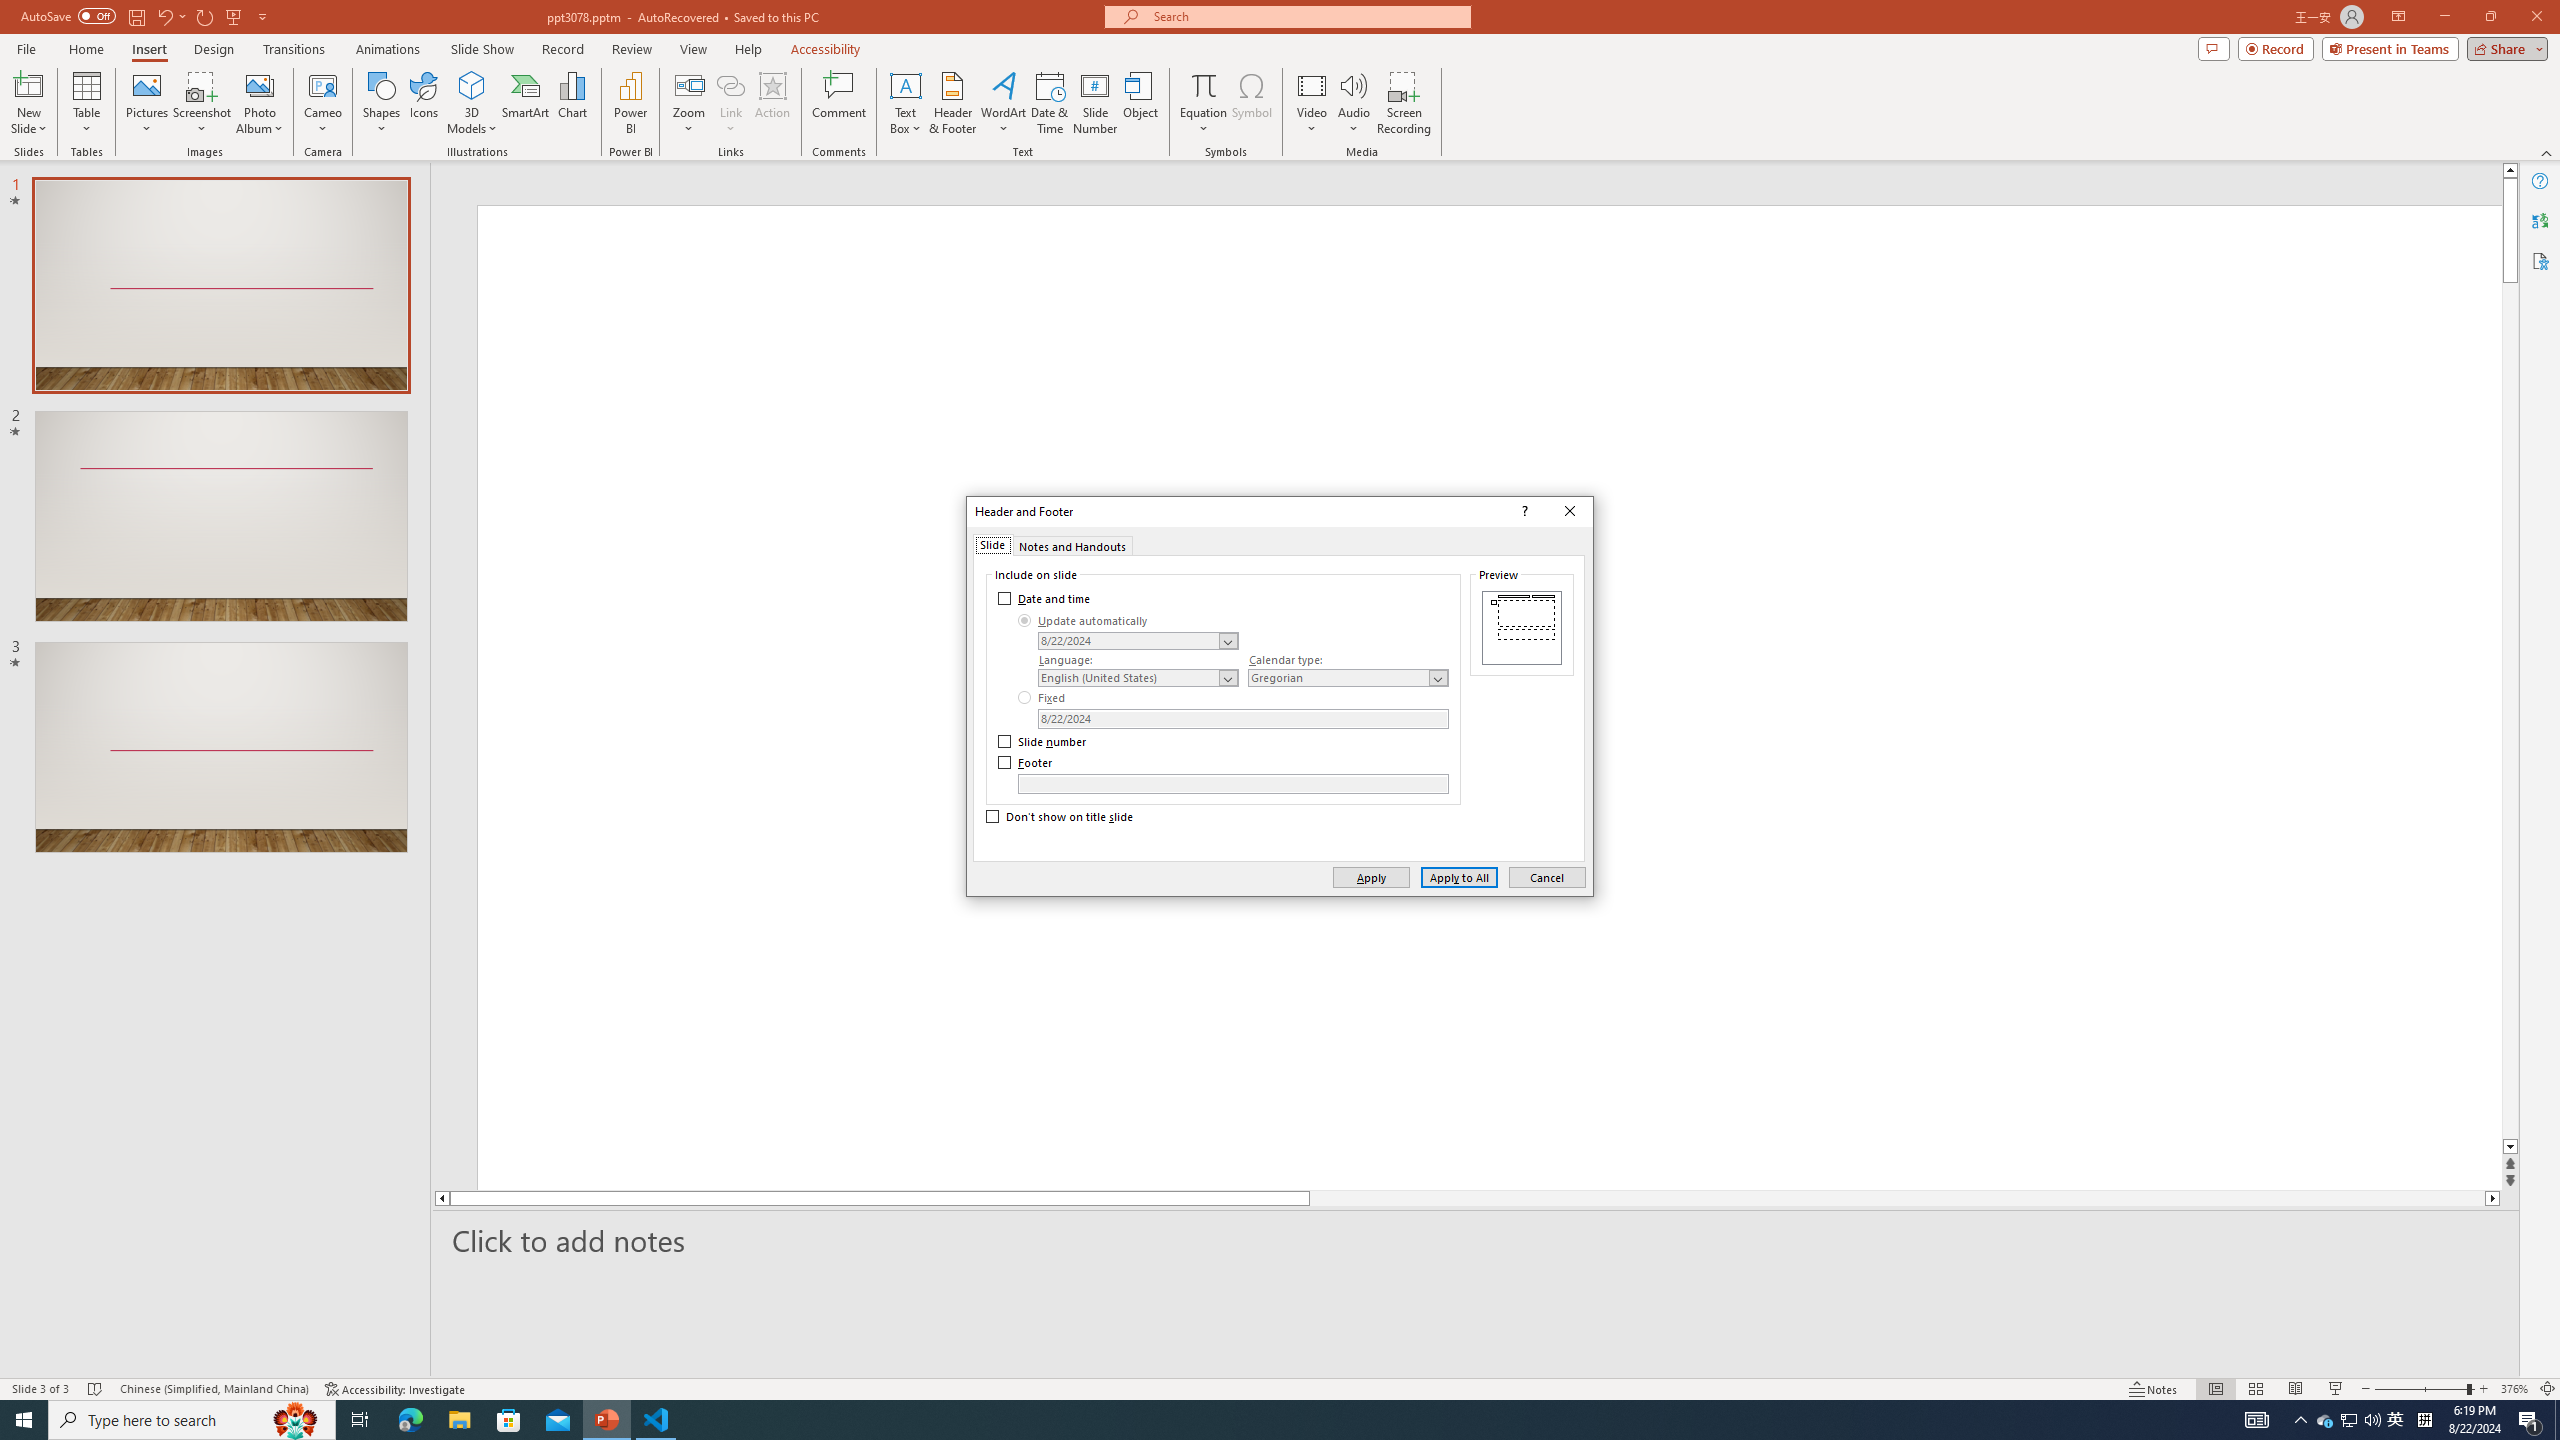  What do you see at coordinates (1043, 697) in the screenshot?
I see `'Fixed'` at bounding box center [1043, 697].